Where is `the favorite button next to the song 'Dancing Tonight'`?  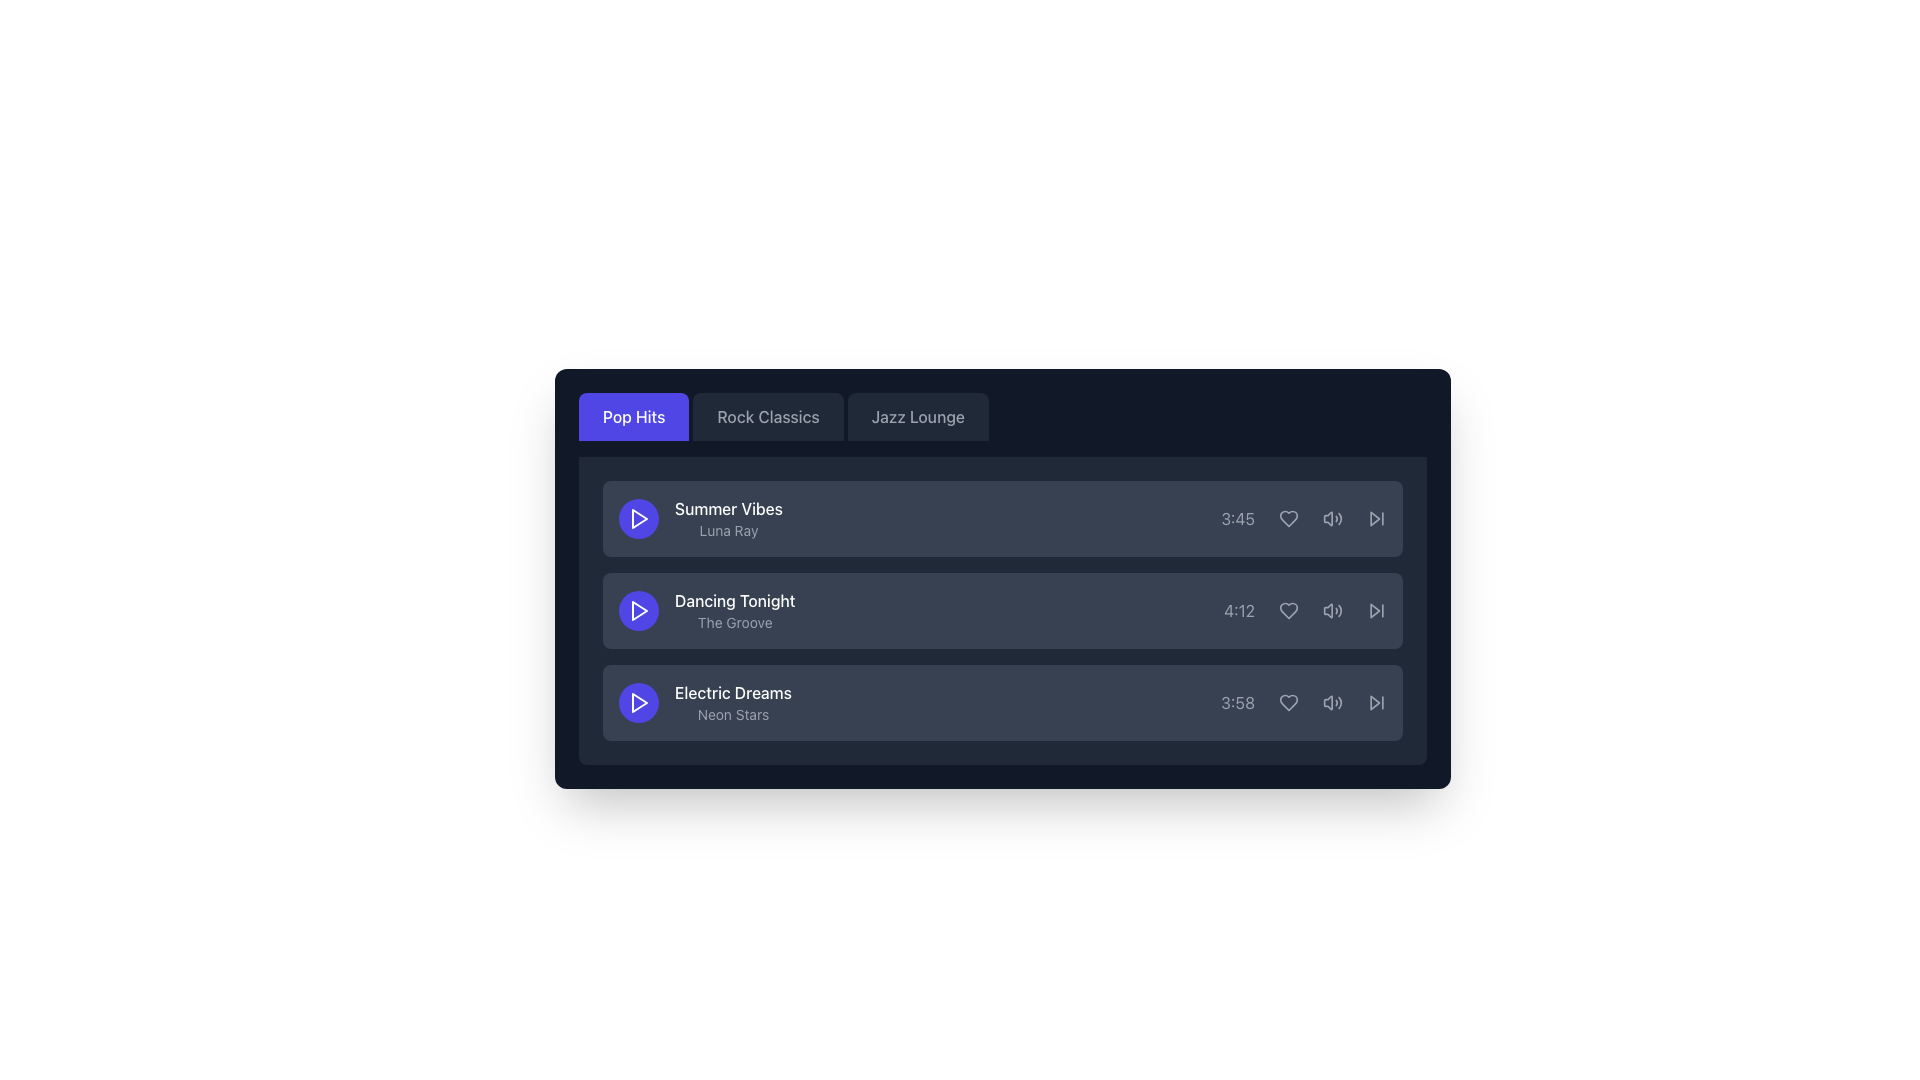 the favorite button next to the song 'Dancing Tonight' is located at coordinates (1289, 609).